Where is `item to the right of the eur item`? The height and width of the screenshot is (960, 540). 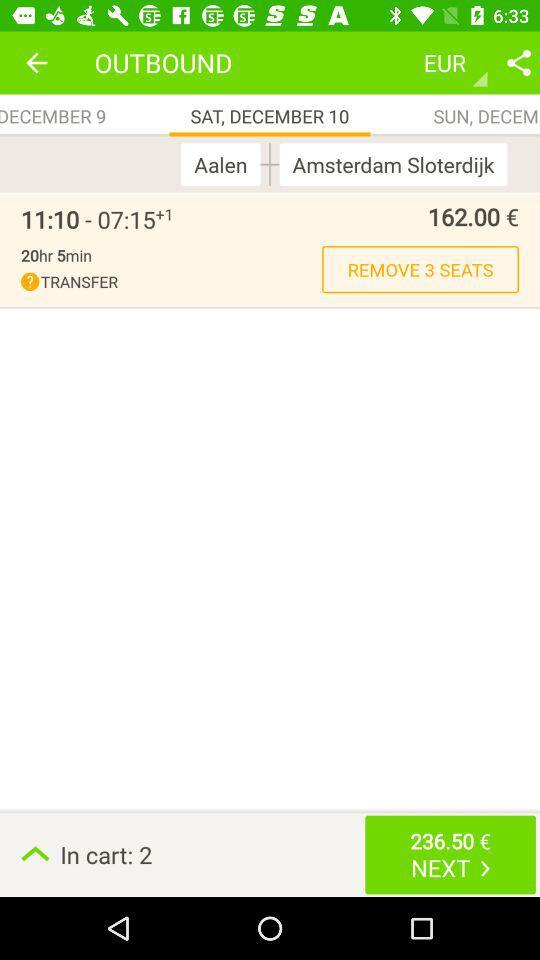 item to the right of the eur item is located at coordinates (518, 62).